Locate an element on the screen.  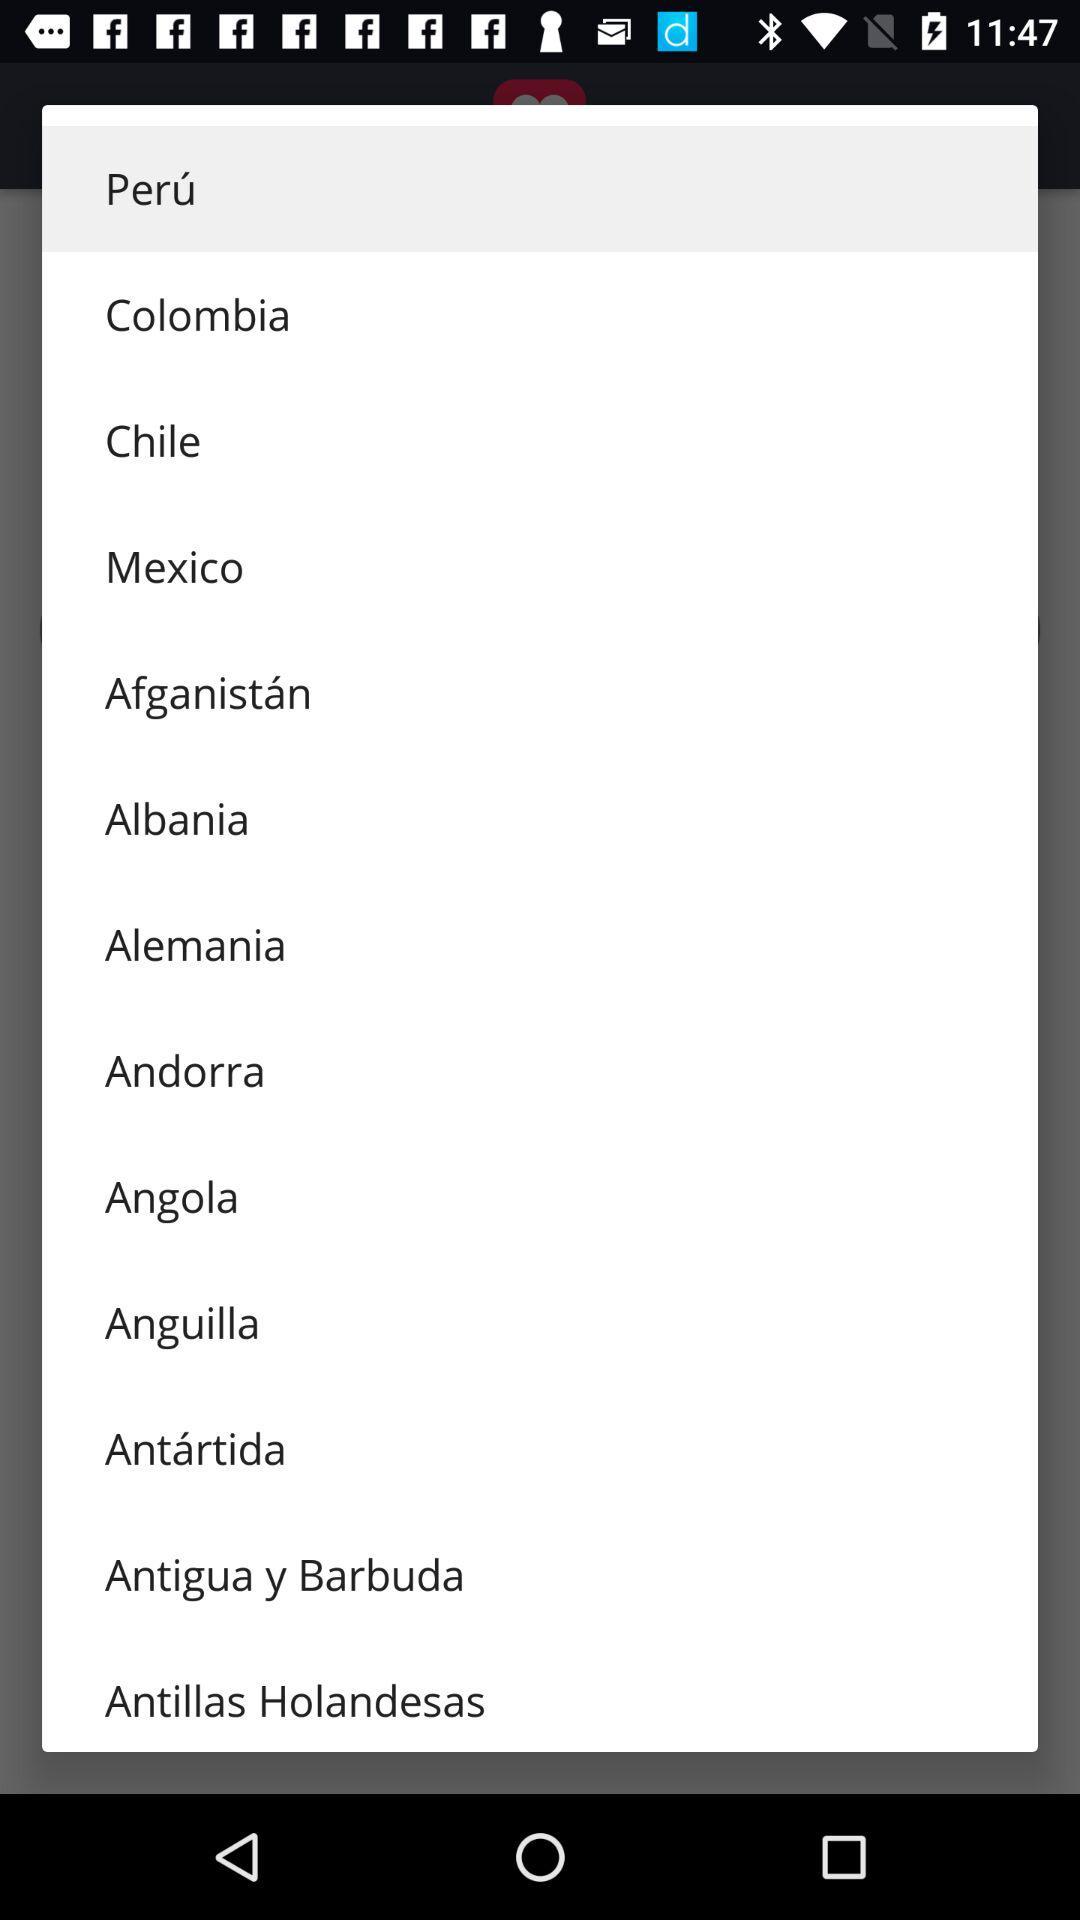
item below mexico item is located at coordinates (540, 692).